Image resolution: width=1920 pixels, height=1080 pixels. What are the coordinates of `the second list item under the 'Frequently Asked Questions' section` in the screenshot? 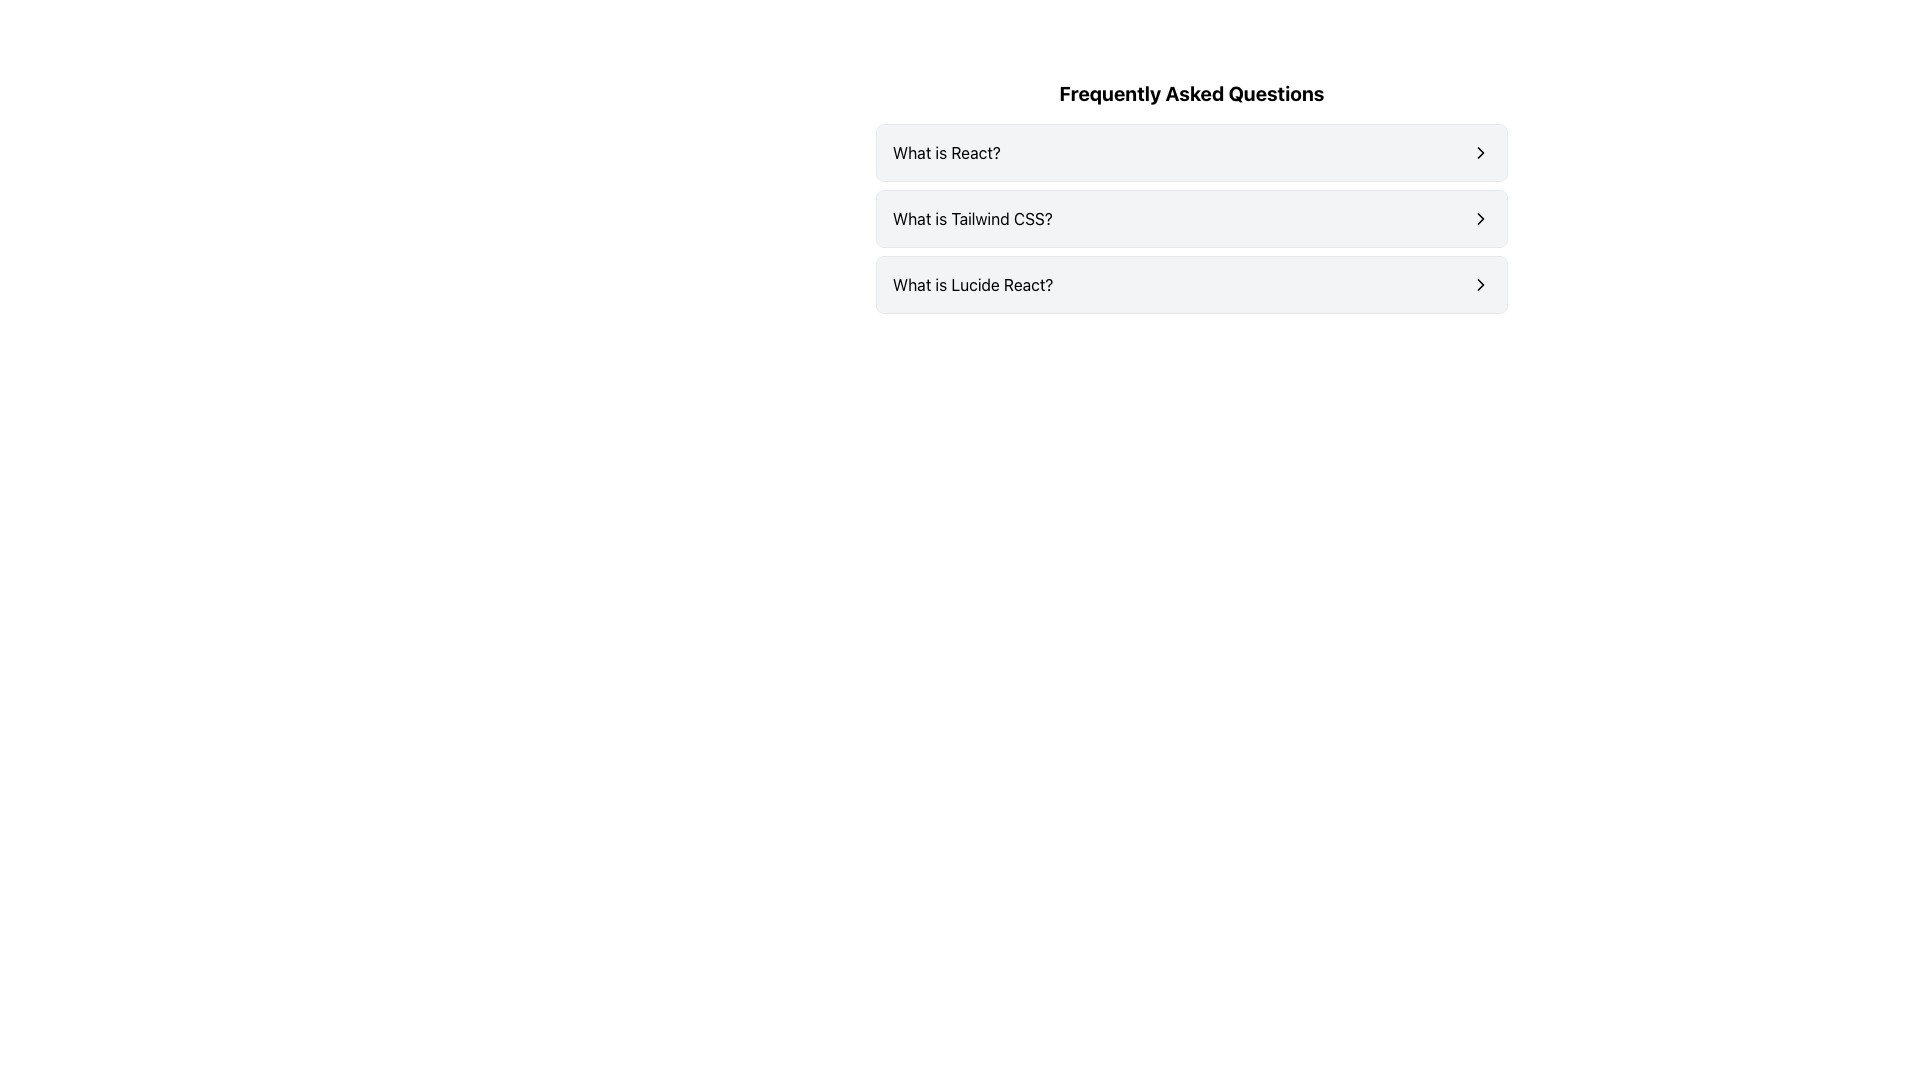 It's located at (1191, 219).